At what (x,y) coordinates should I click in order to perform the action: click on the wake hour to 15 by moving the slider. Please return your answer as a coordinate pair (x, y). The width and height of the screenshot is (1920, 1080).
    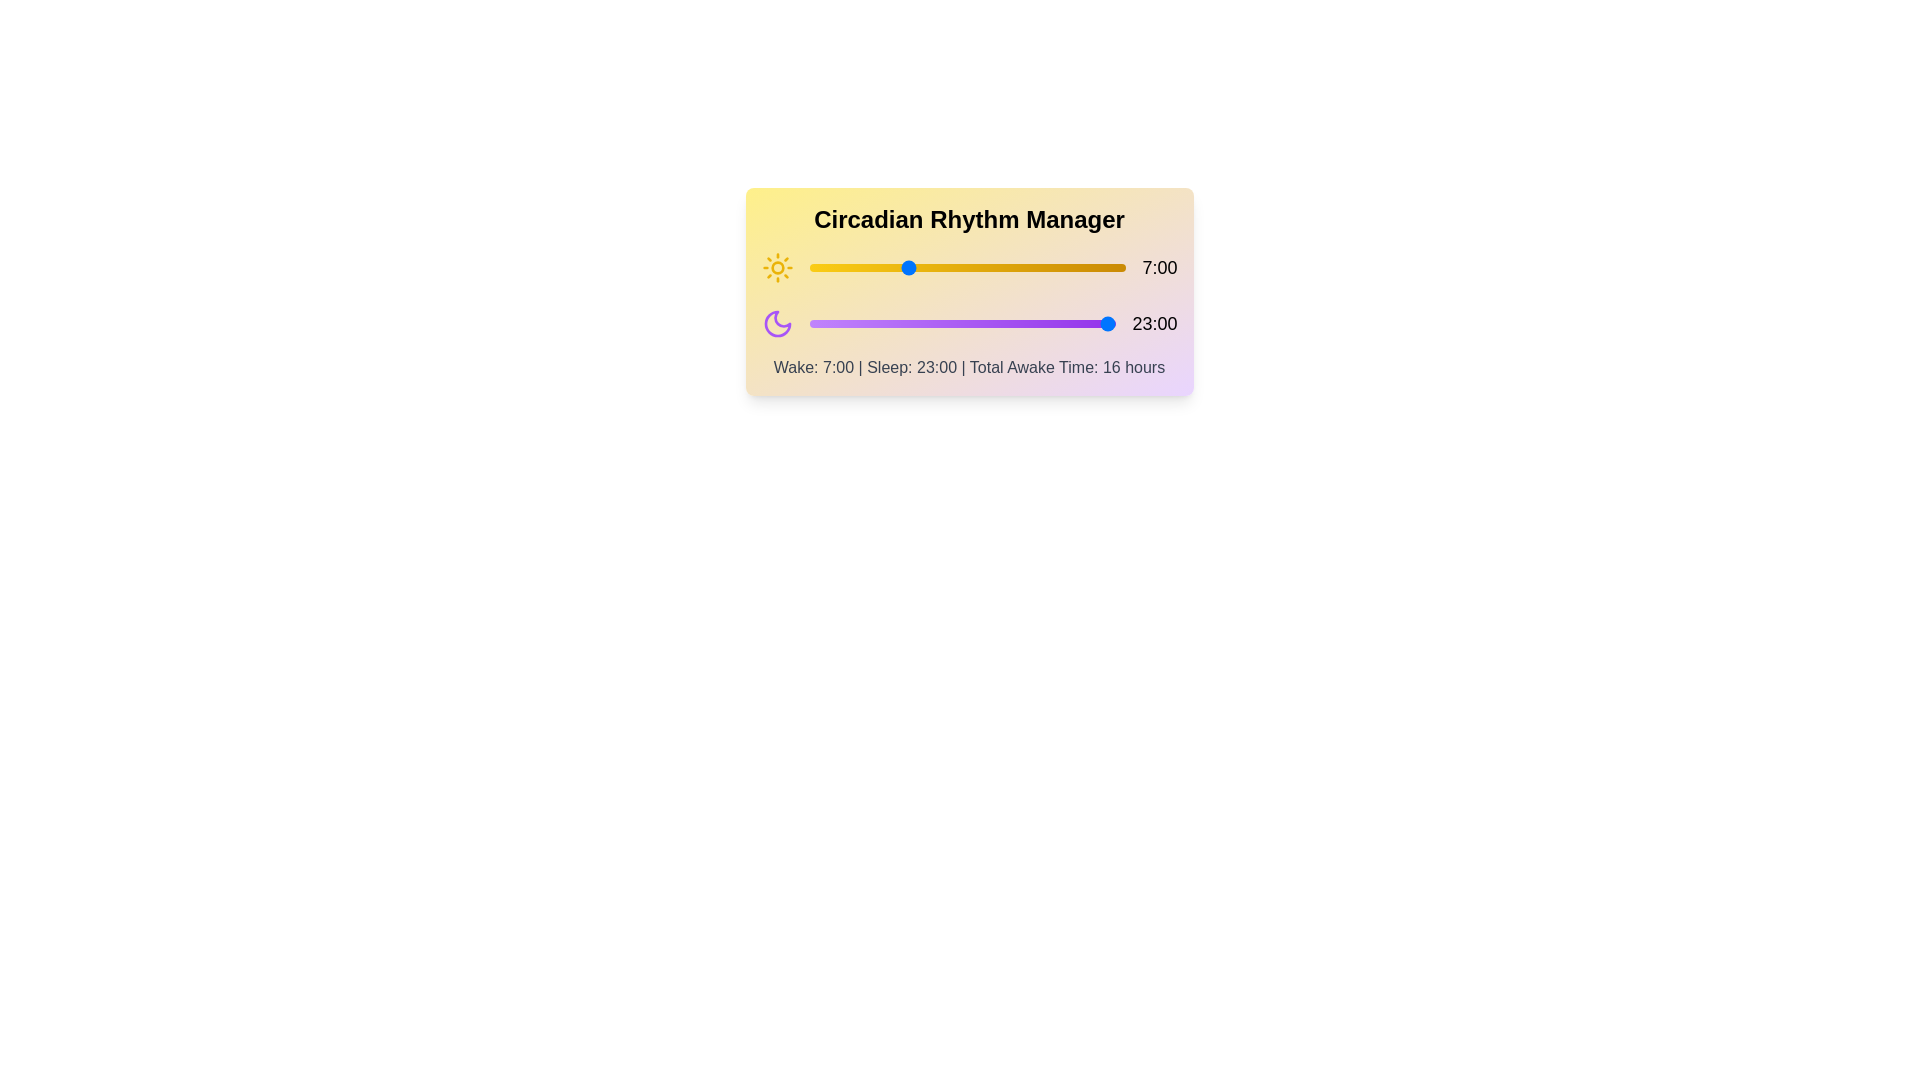
    Looking at the image, I should click on (1016, 266).